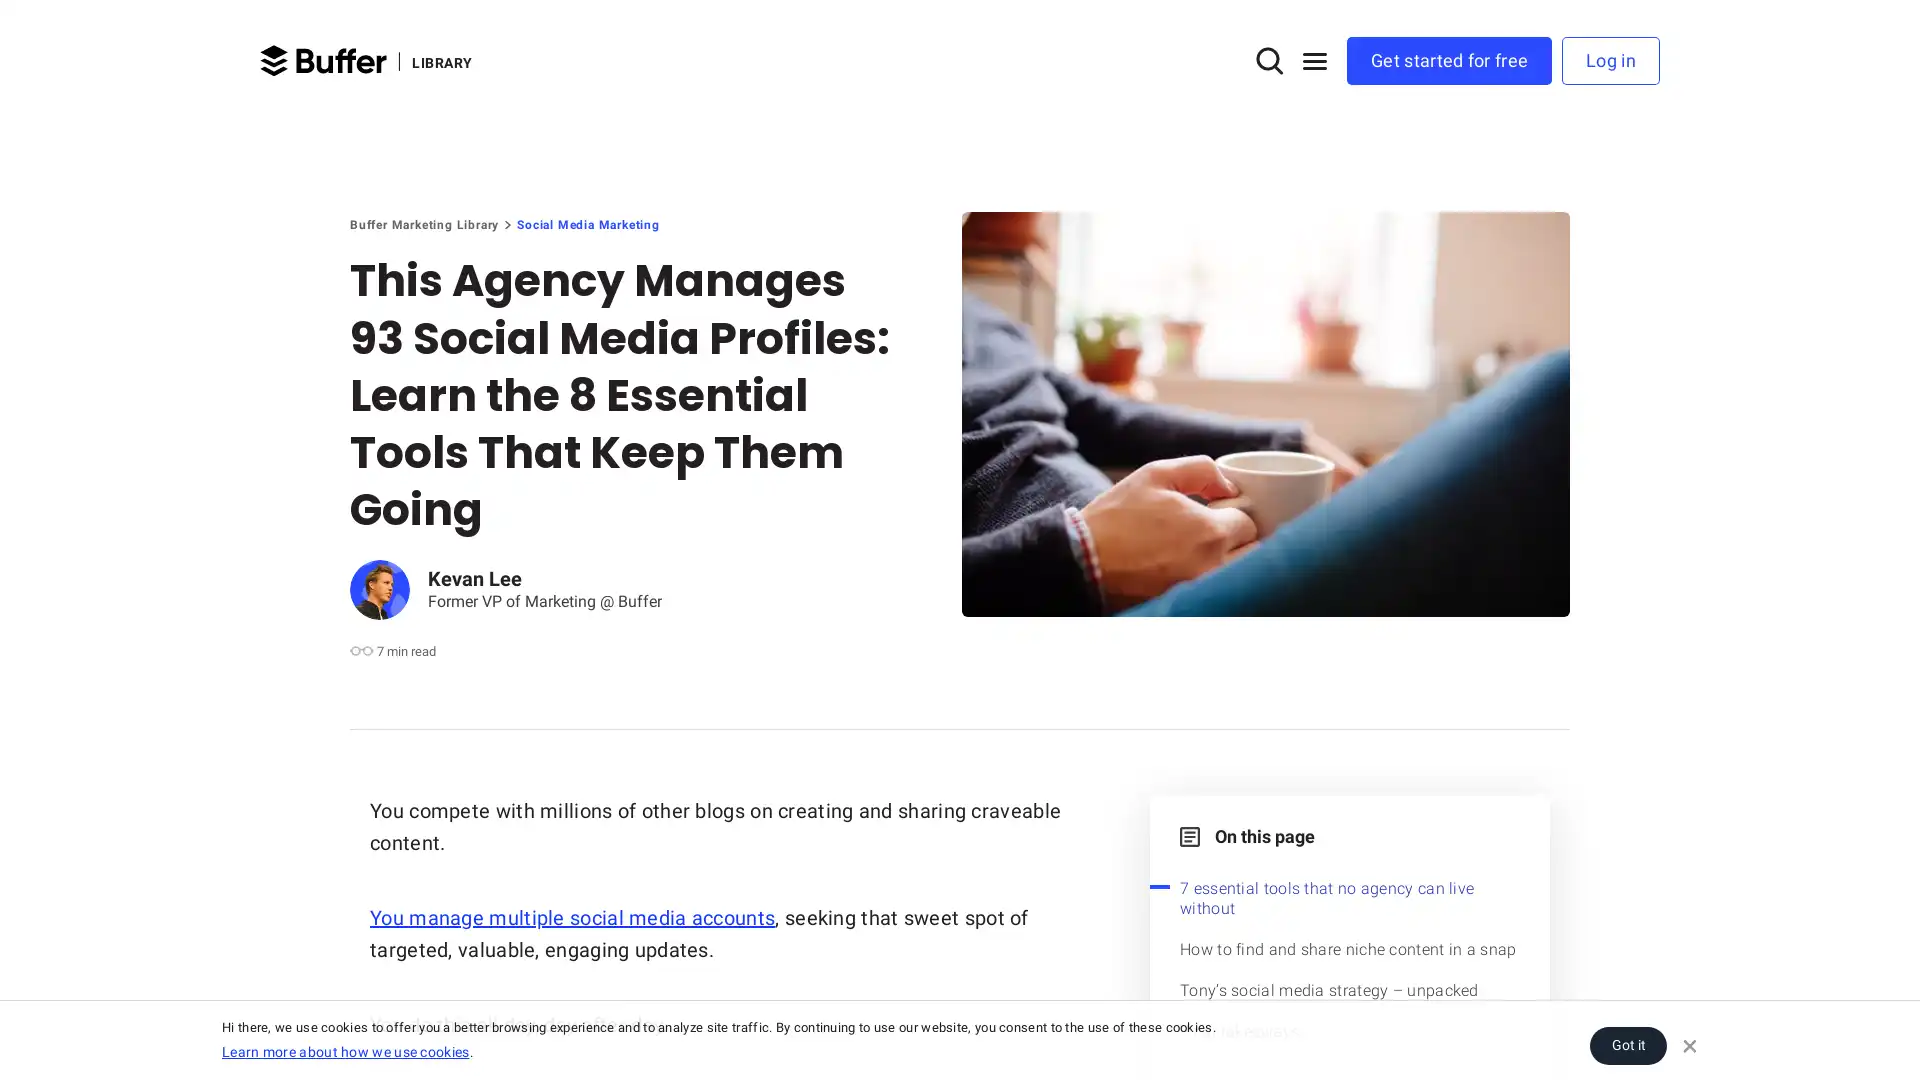 This screenshot has width=1920, height=1080. What do you see at coordinates (1315, 60) in the screenshot?
I see `Menu` at bounding box center [1315, 60].